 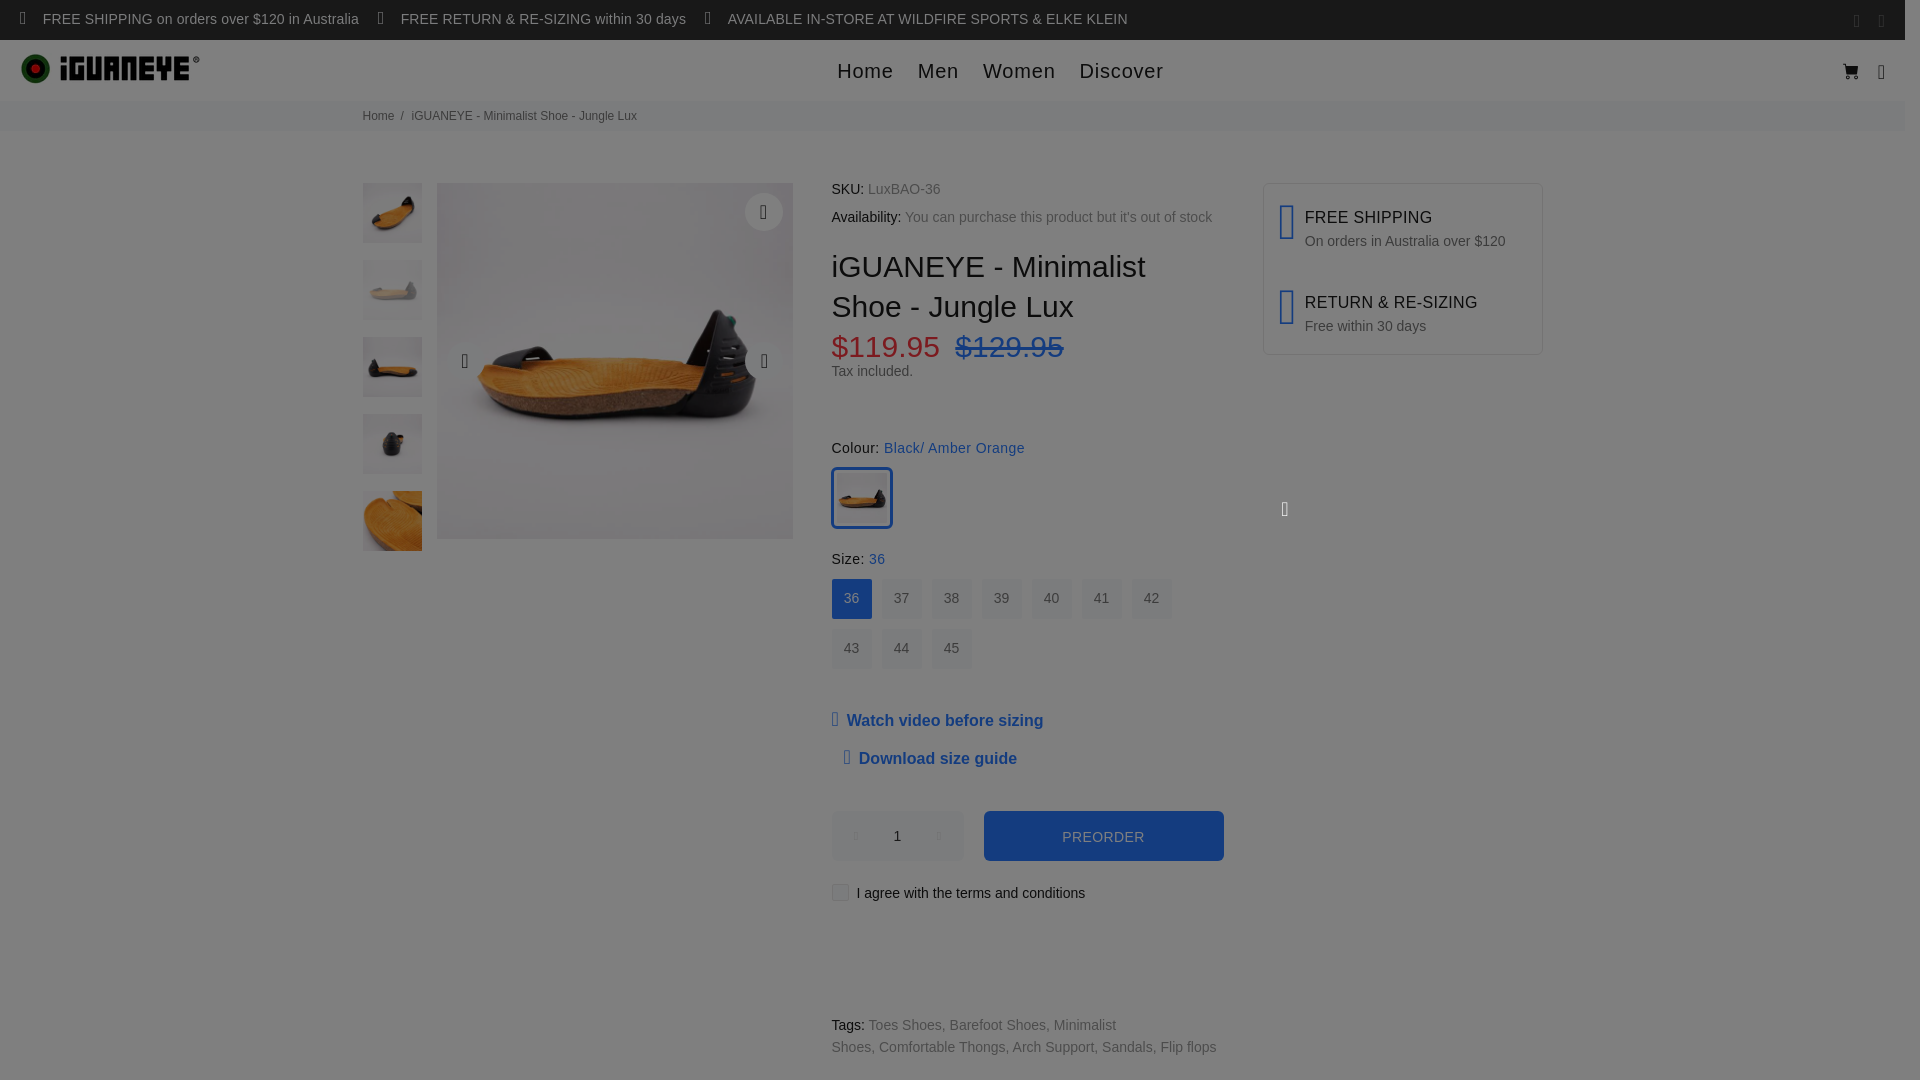 I want to click on 'Previous', so click(x=464, y=361).